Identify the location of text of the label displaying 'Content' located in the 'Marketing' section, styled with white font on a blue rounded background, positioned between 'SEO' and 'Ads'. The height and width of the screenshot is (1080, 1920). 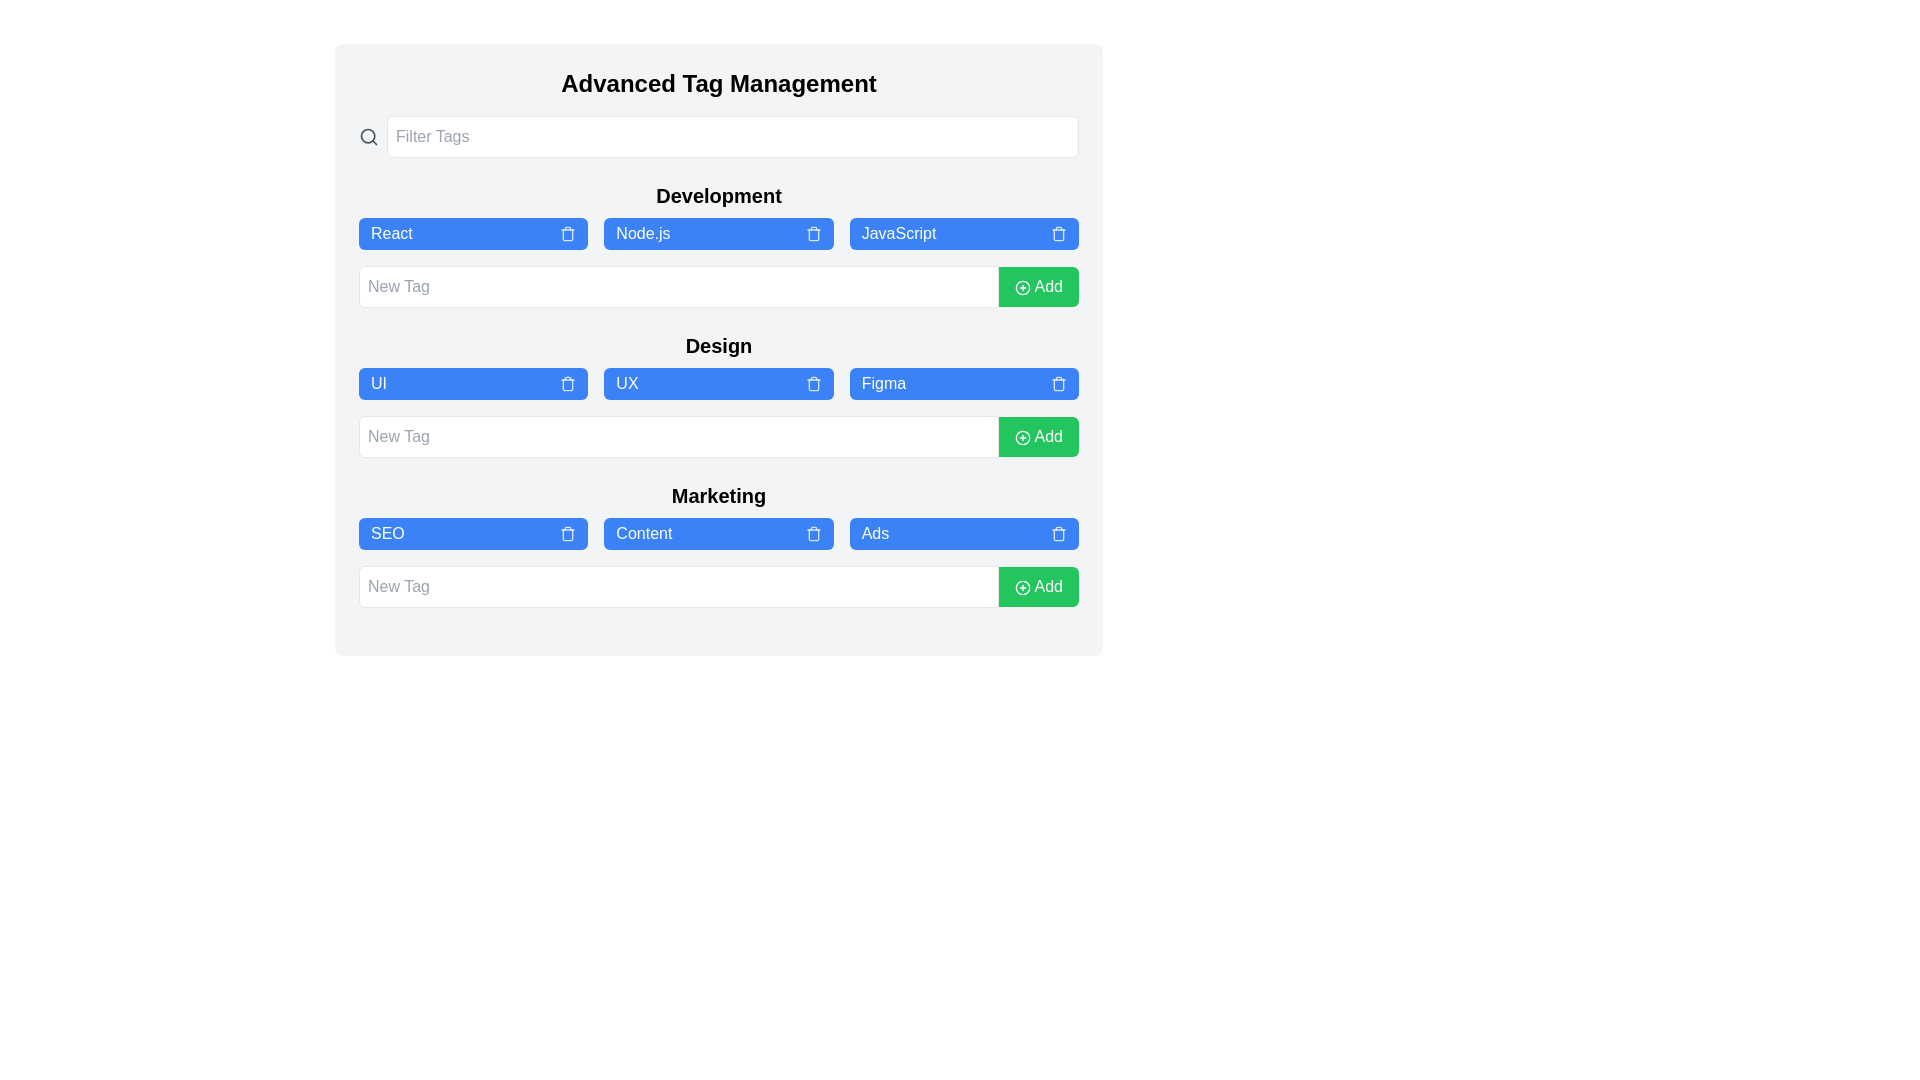
(644, 532).